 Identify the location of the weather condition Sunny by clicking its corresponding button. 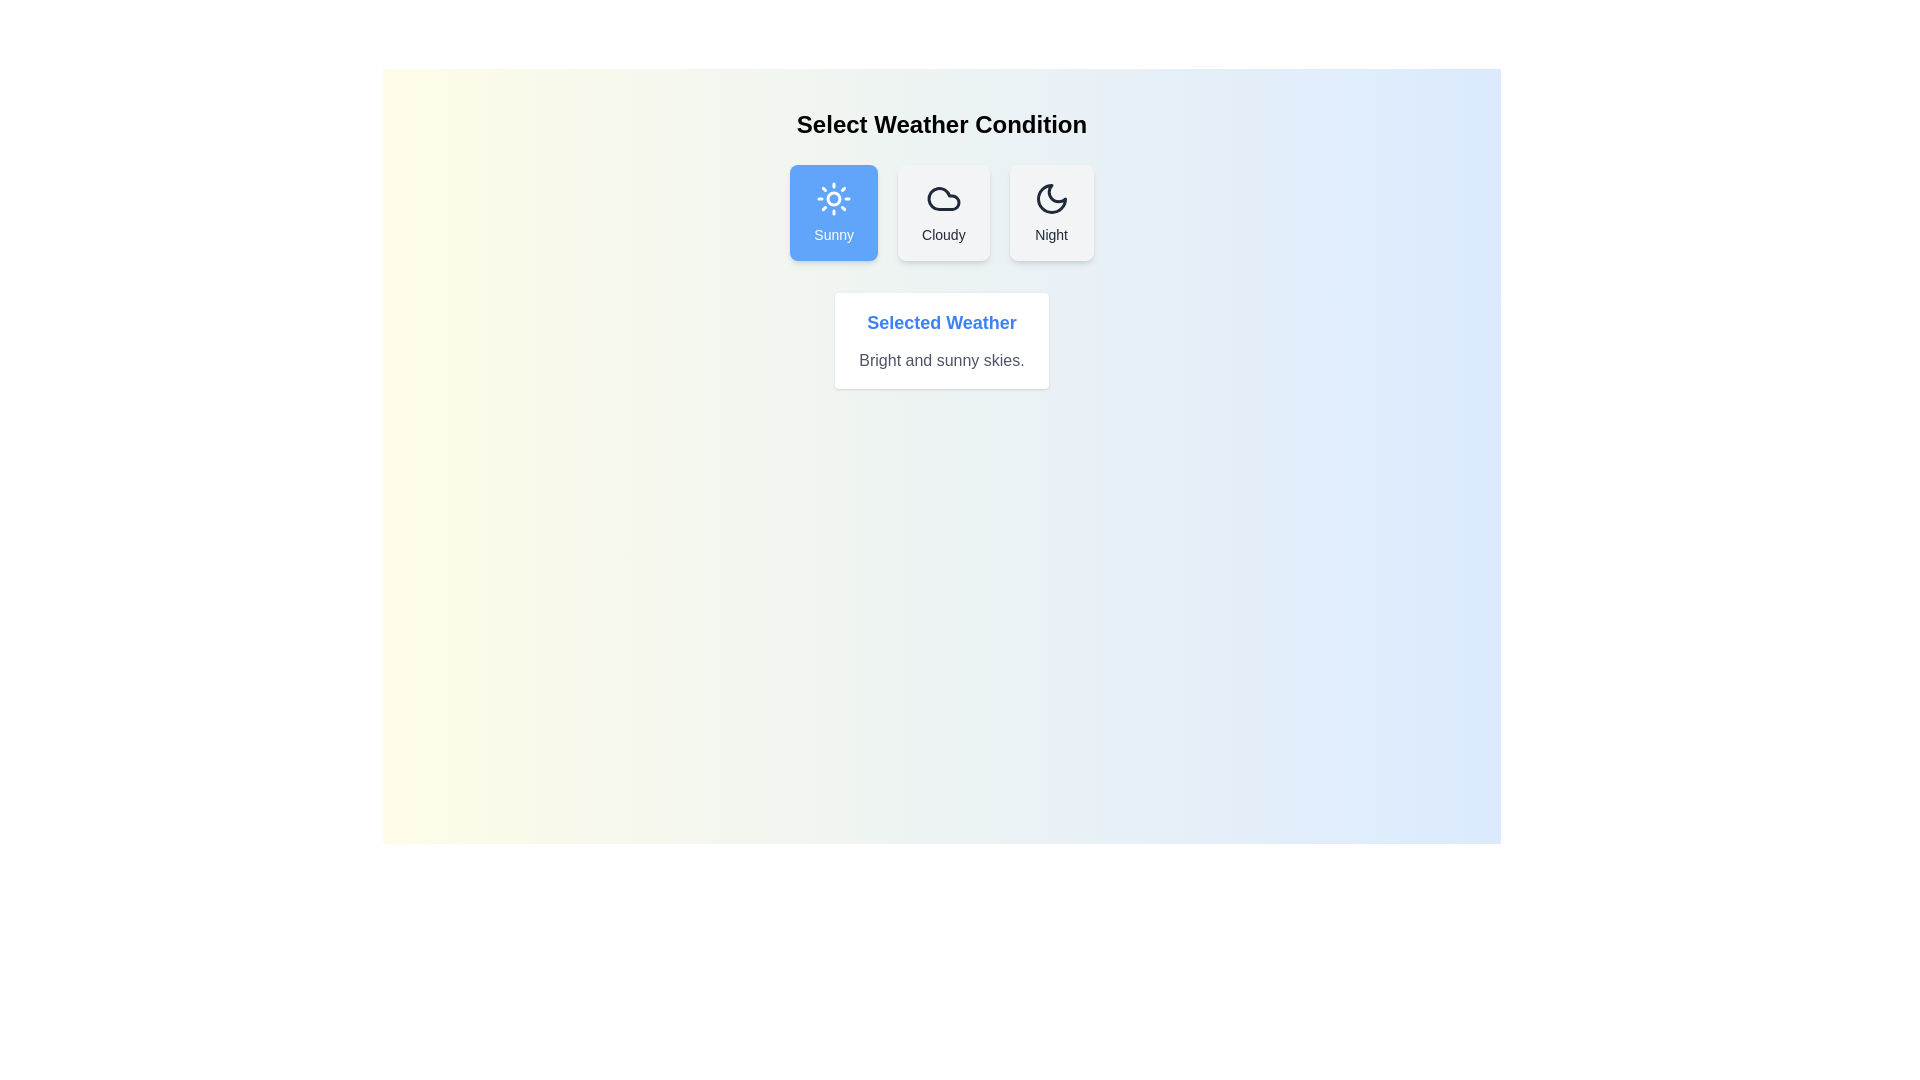
(834, 212).